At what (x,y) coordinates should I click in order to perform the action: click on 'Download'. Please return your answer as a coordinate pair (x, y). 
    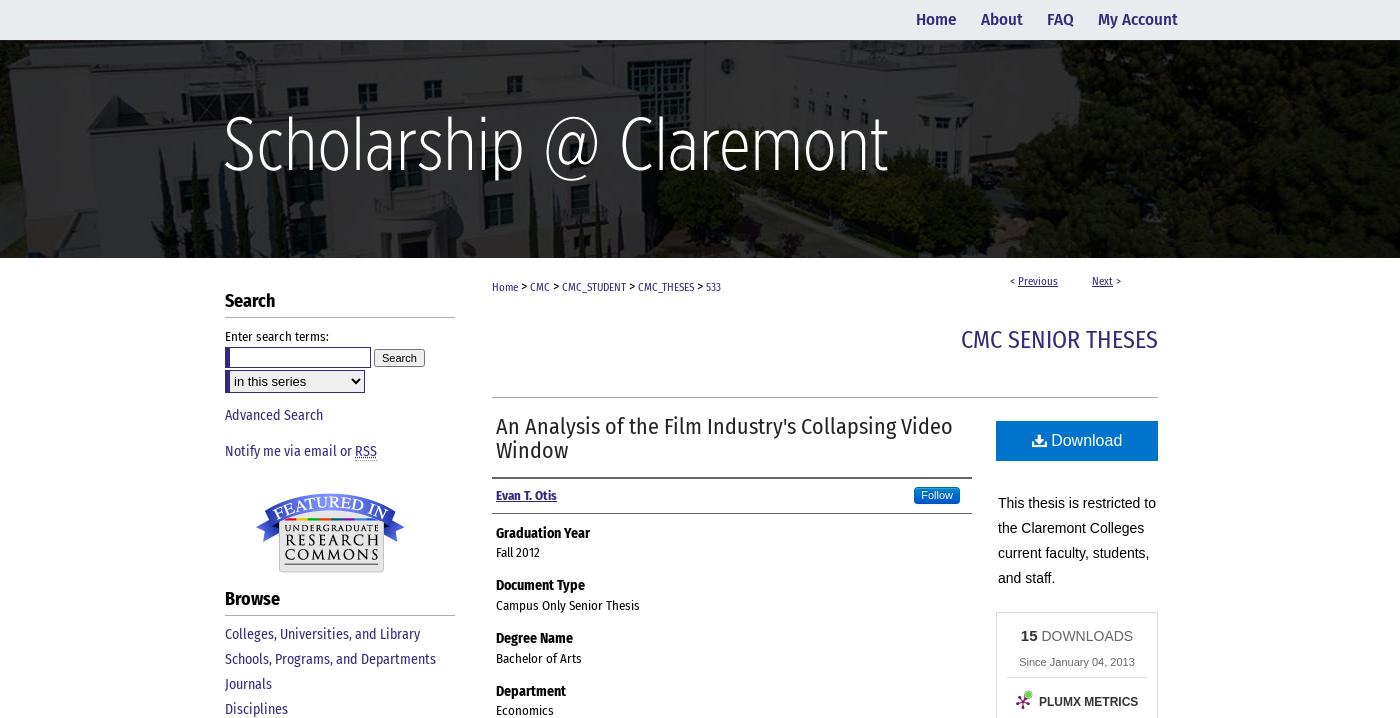
    Looking at the image, I should click on (1084, 439).